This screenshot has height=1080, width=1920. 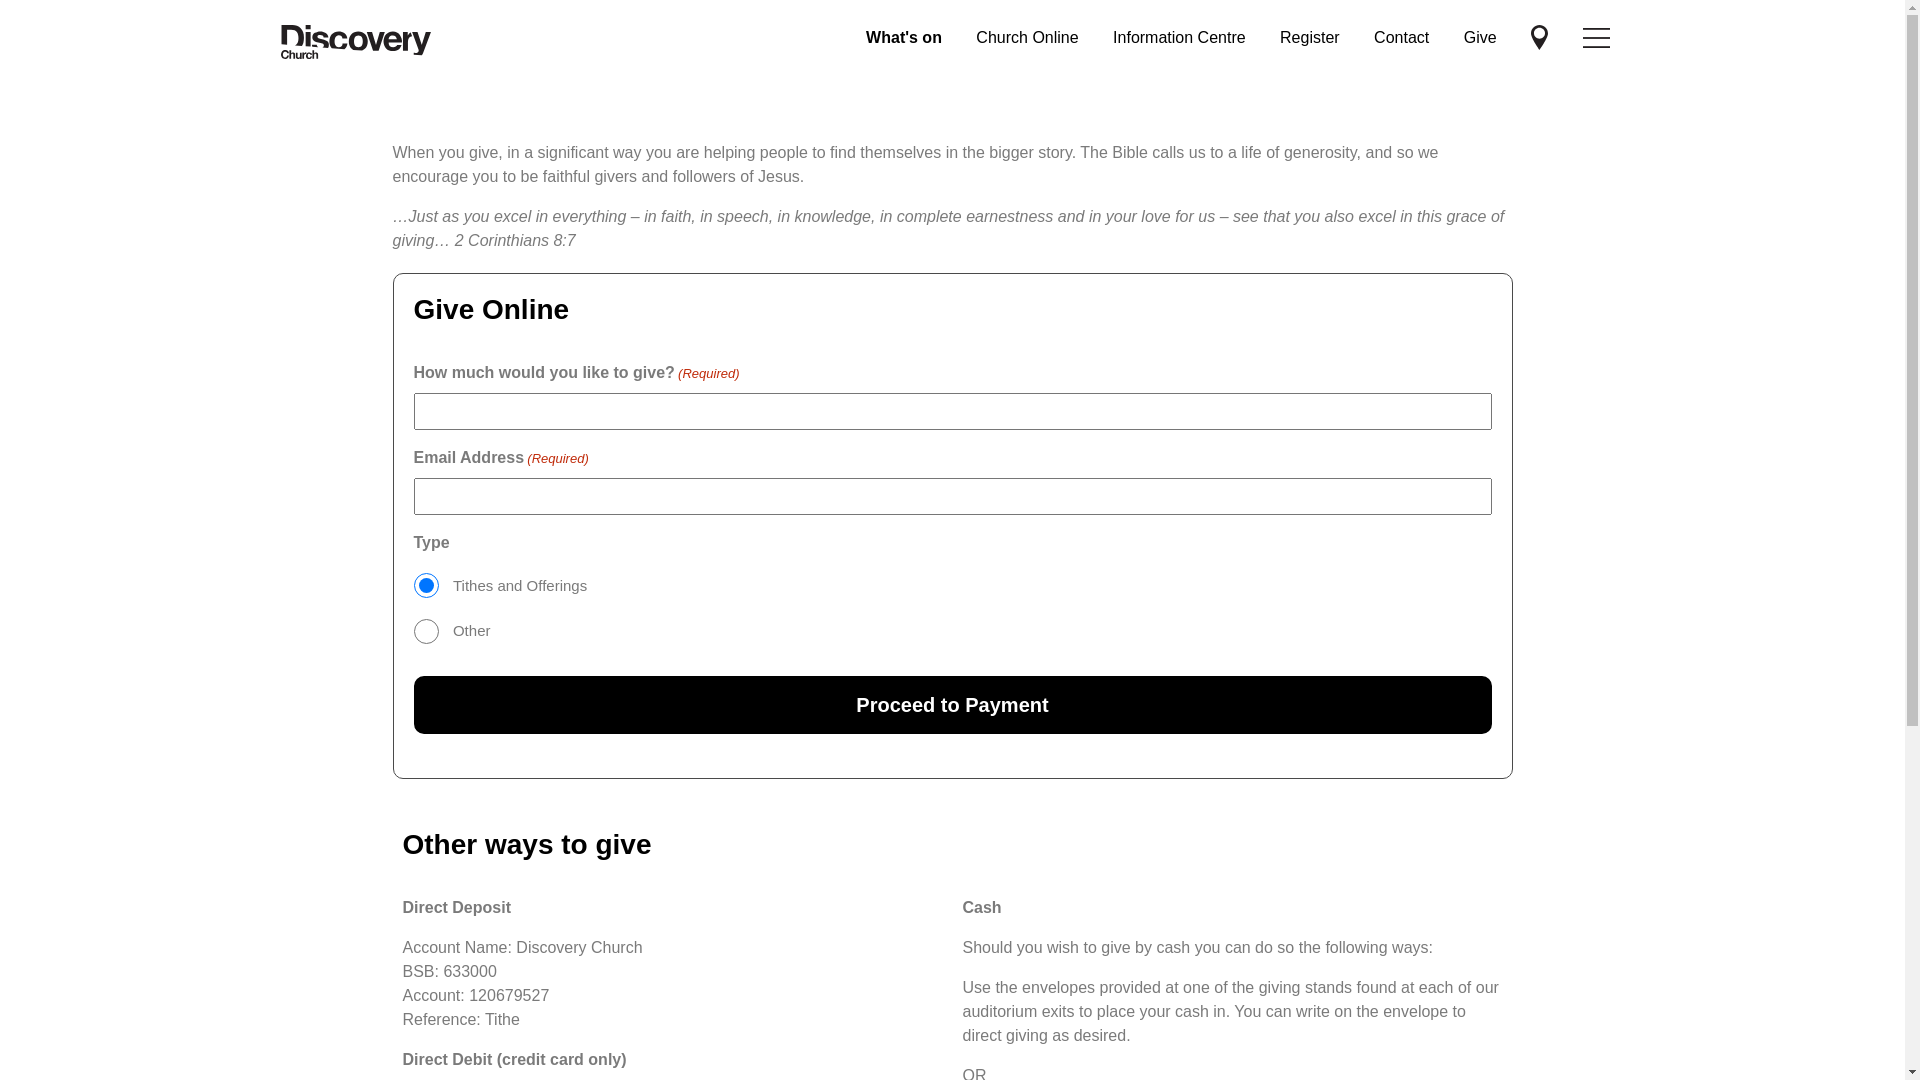 I want to click on 'Information Centre', so click(x=1097, y=37).